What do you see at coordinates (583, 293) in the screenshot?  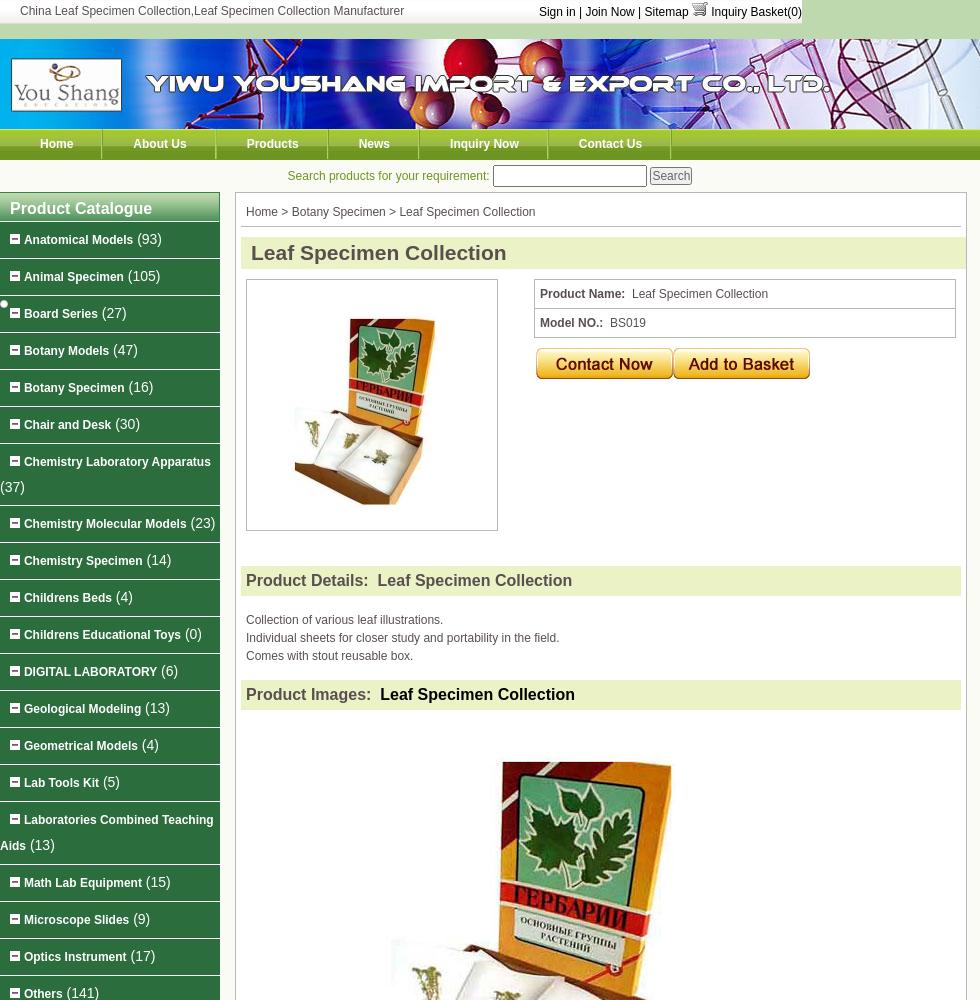 I see `'Product Name:'` at bounding box center [583, 293].